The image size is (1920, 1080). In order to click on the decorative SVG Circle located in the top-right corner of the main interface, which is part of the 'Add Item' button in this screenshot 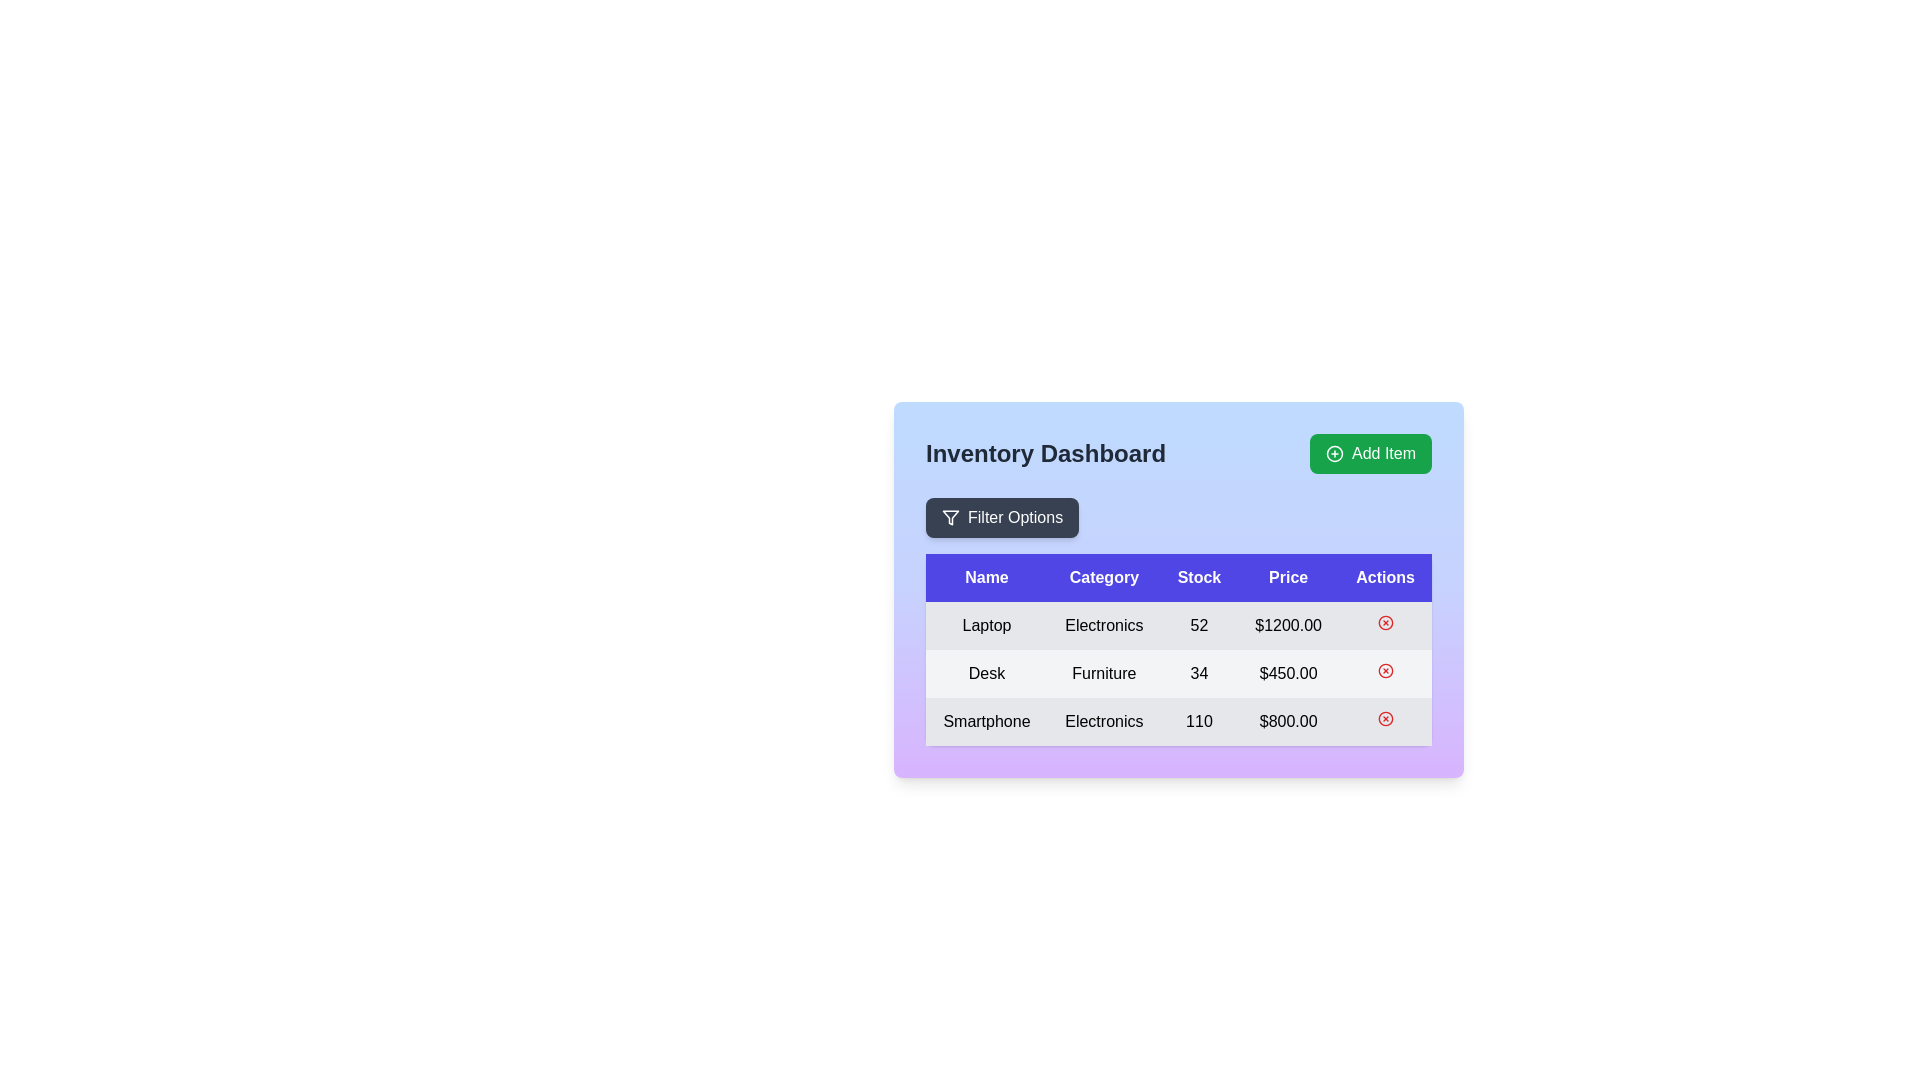, I will do `click(1334, 454)`.